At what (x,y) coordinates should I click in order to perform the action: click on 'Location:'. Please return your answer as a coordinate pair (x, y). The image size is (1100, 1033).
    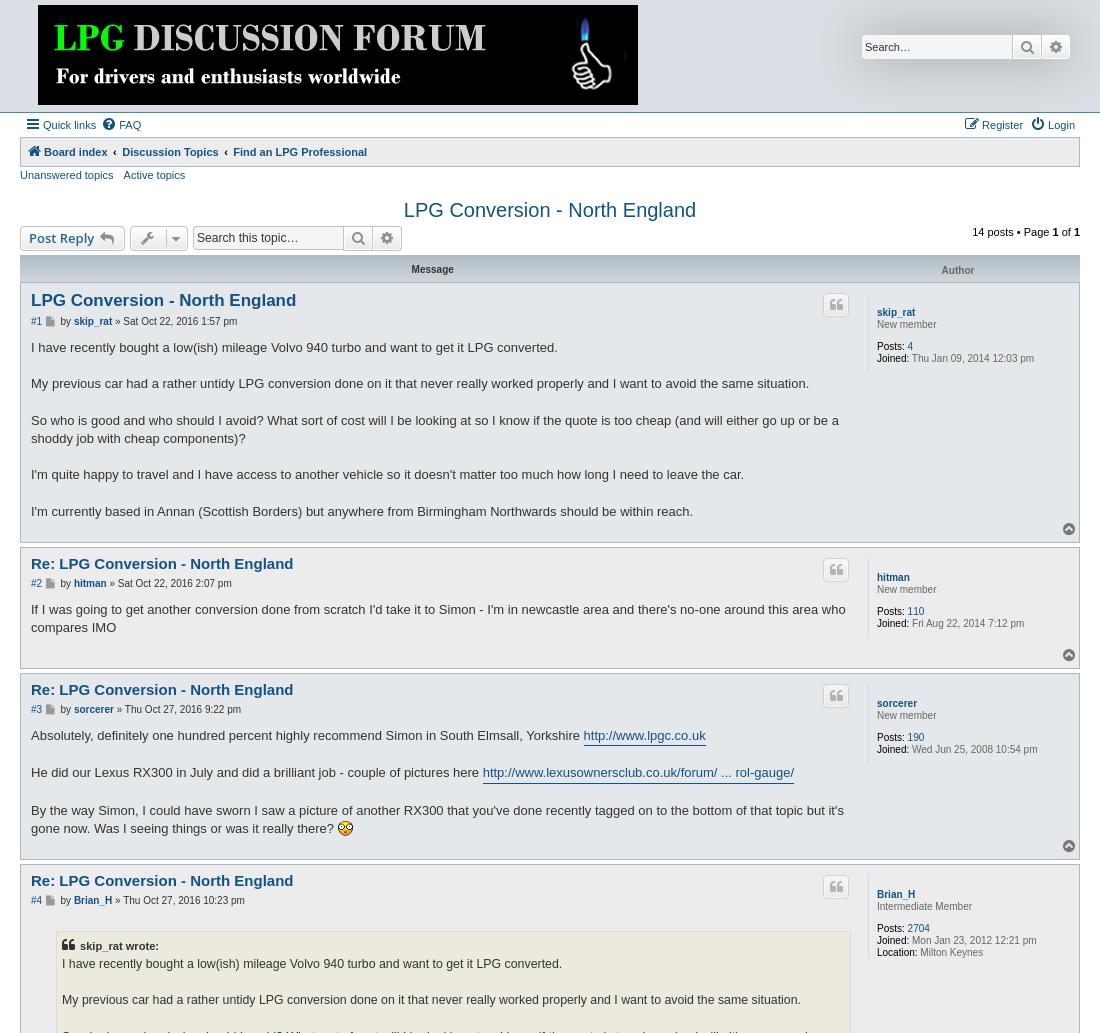
    Looking at the image, I should click on (897, 951).